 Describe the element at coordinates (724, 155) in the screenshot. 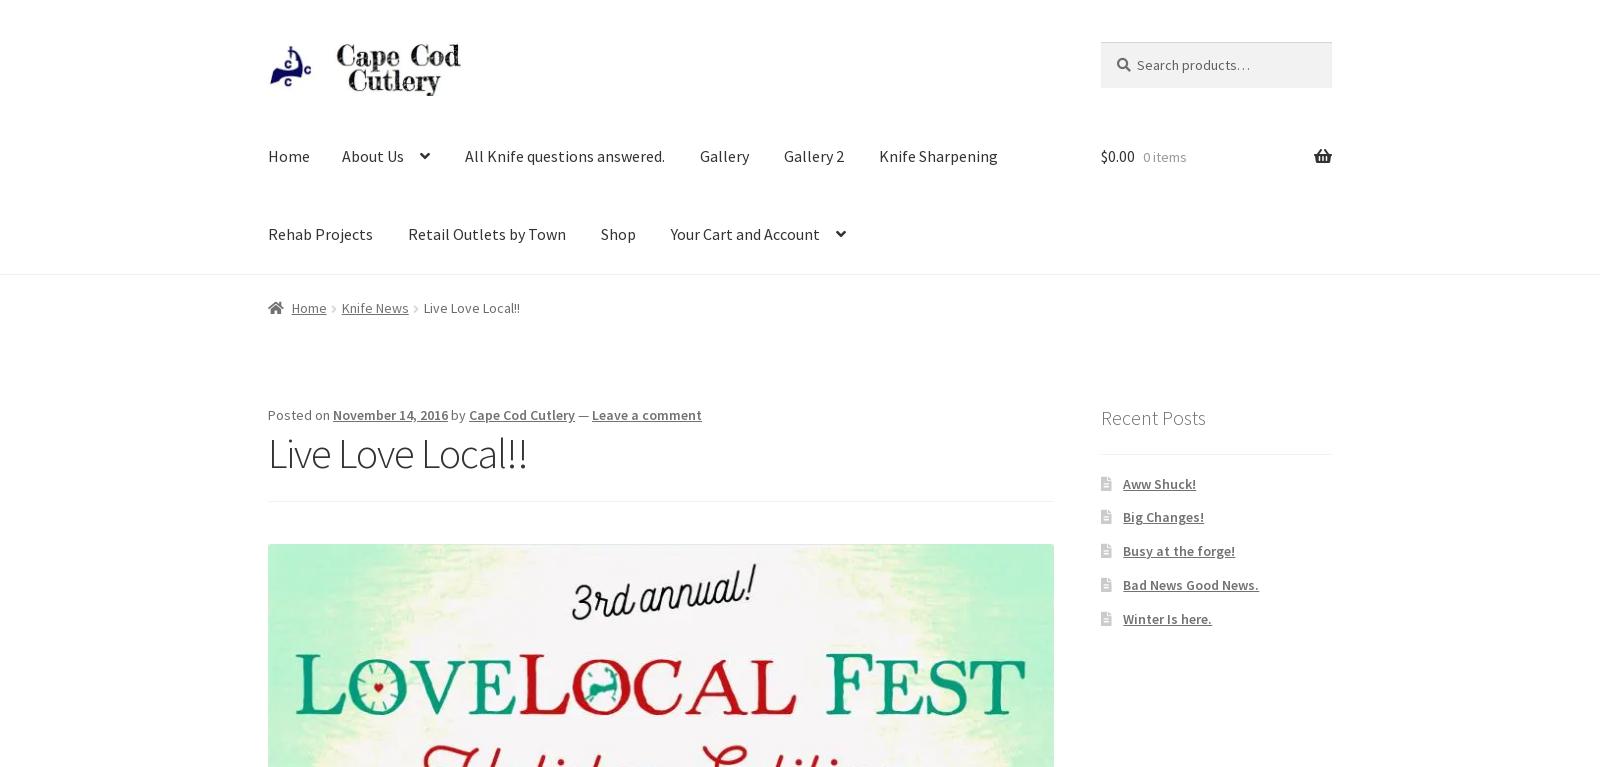

I see `'Gallery'` at that location.